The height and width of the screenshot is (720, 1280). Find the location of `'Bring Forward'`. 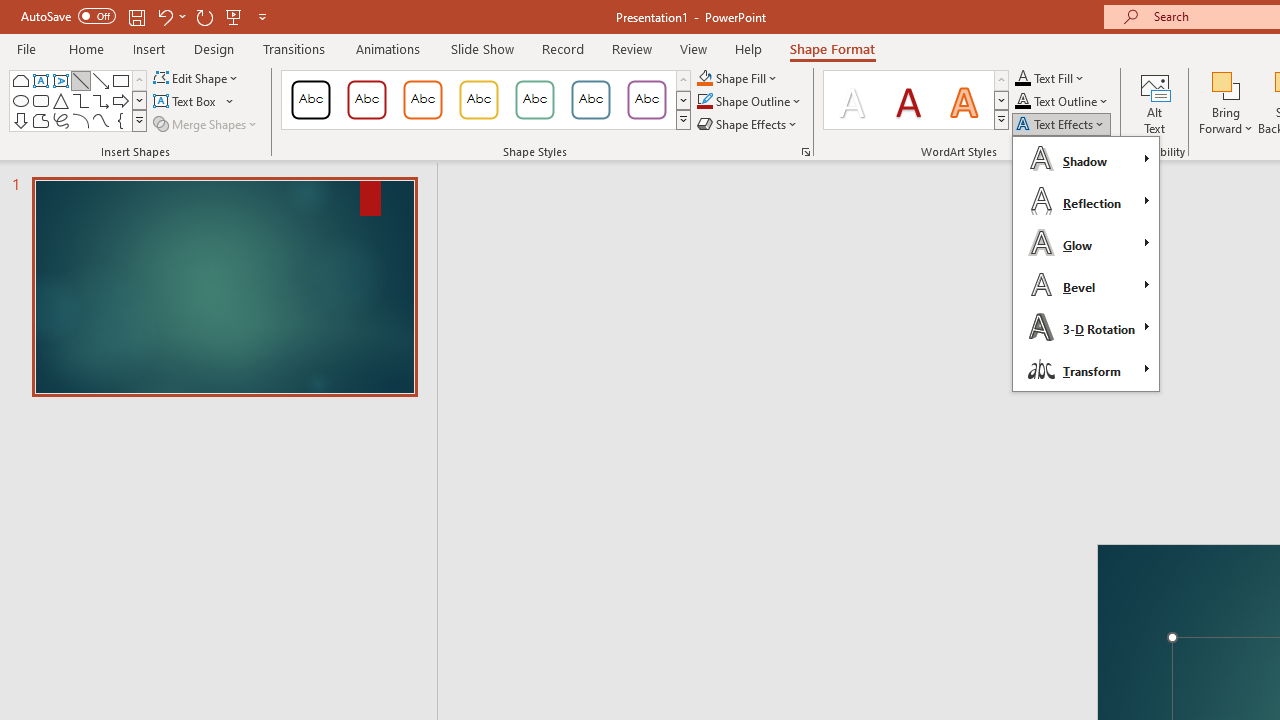

'Bring Forward' is located at coordinates (1225, 103).